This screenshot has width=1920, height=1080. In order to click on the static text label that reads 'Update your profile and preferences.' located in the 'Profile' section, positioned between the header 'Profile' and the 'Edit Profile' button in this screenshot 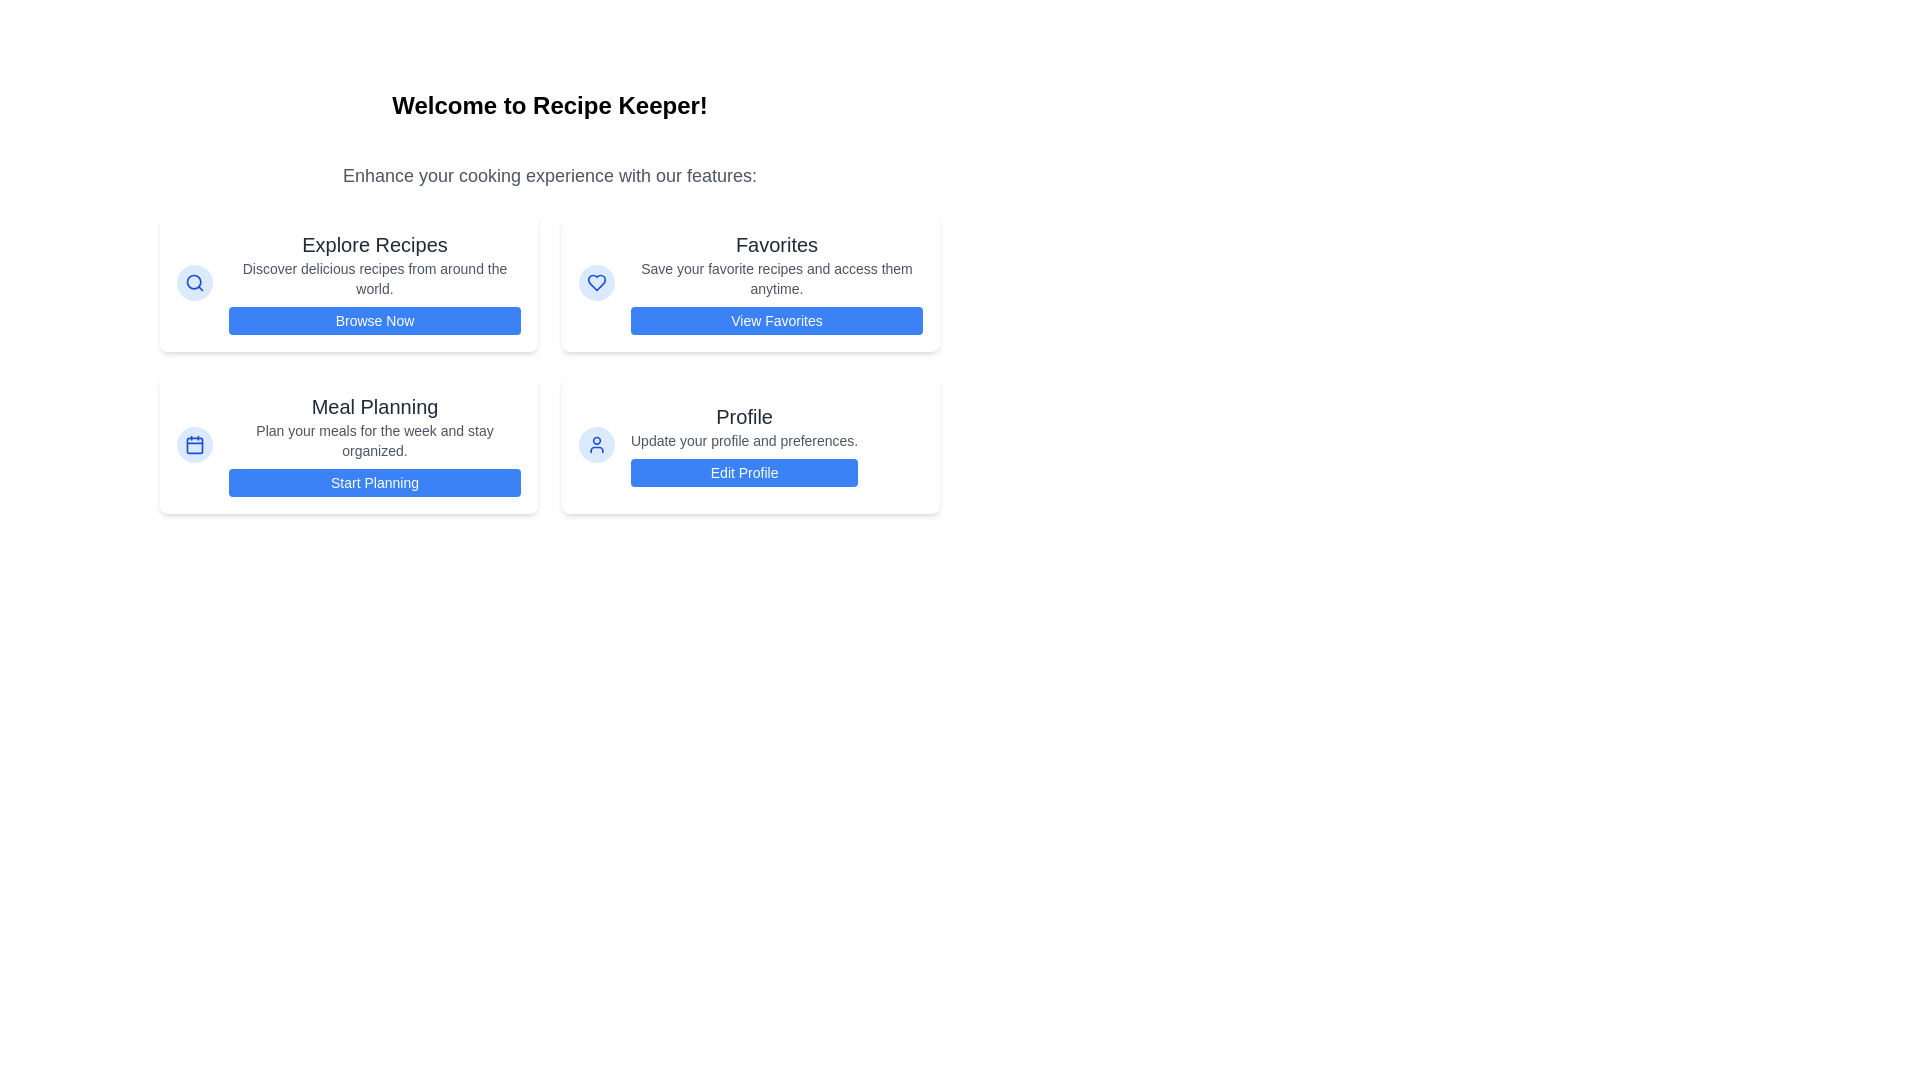, I will do `click(743, 439)`.